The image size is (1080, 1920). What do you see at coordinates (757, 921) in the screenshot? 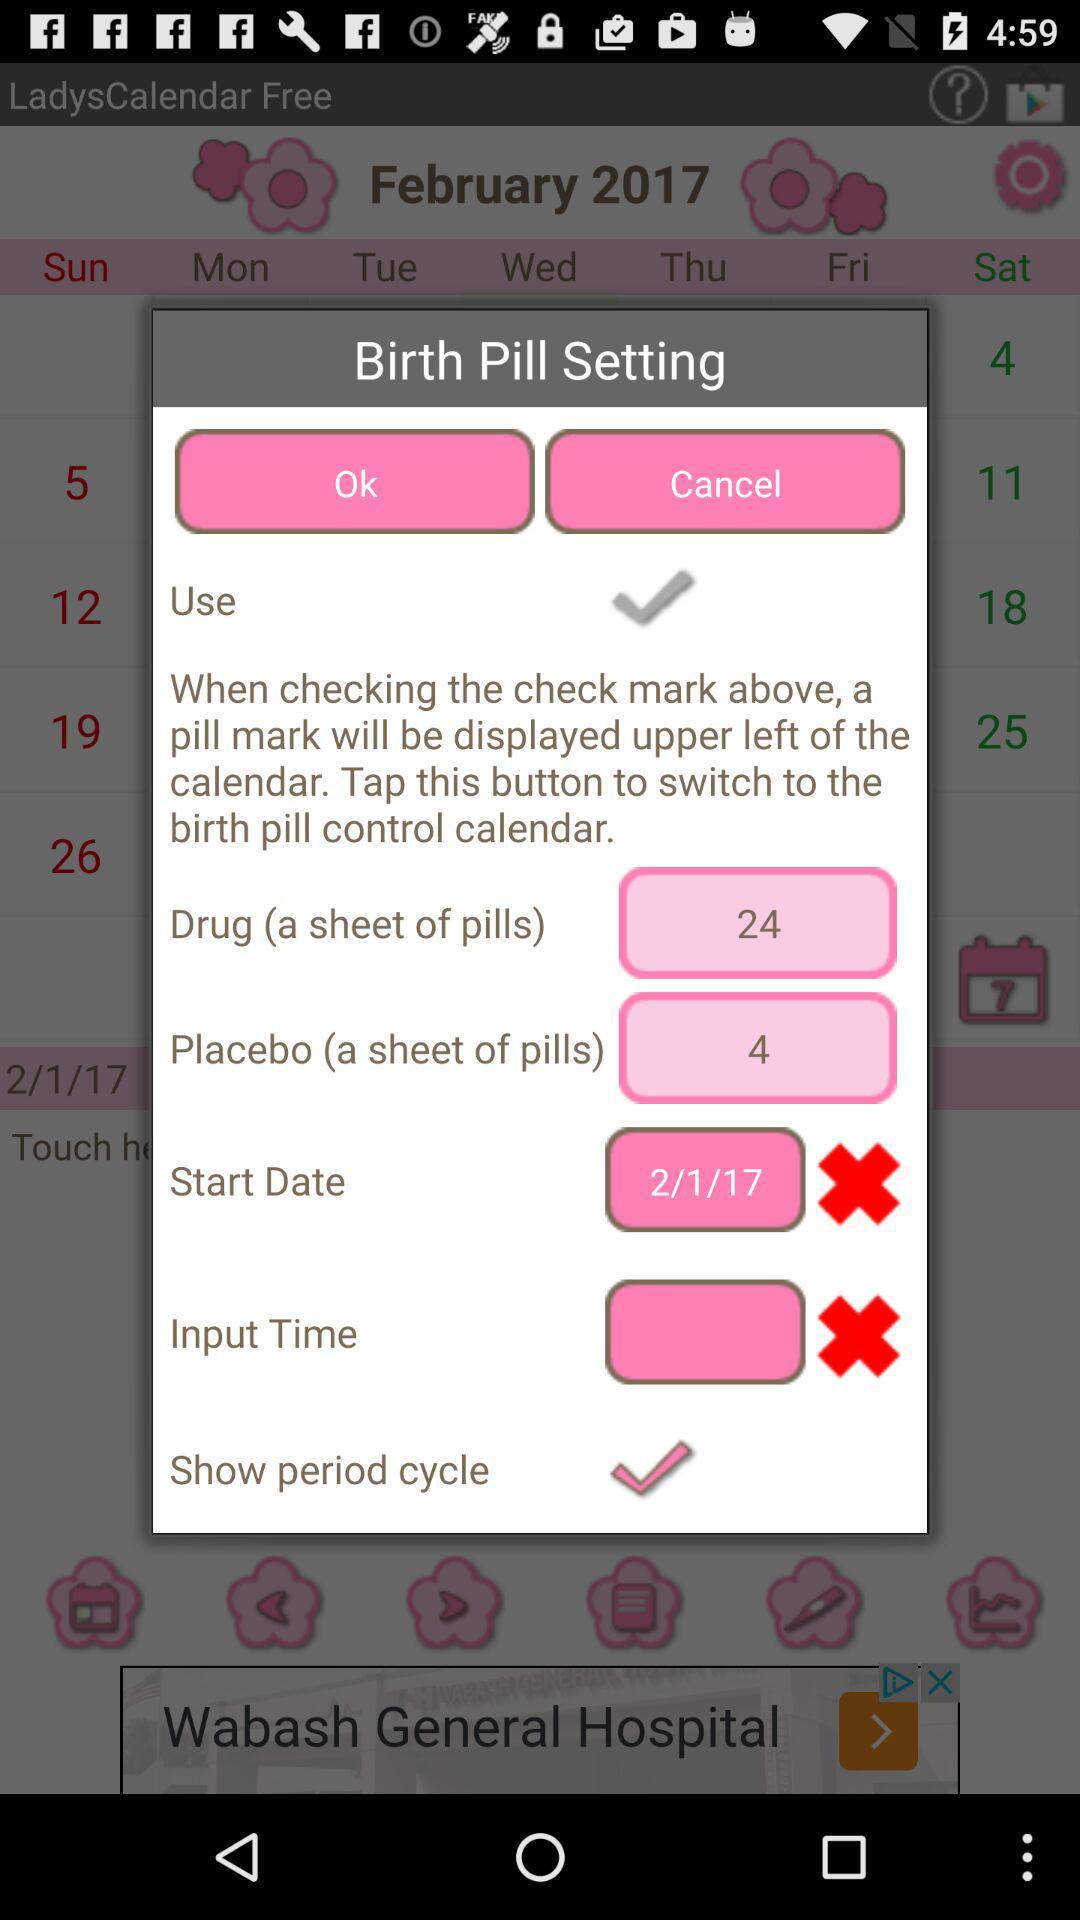
I see `24 icon` at bounding box center [757, 921].